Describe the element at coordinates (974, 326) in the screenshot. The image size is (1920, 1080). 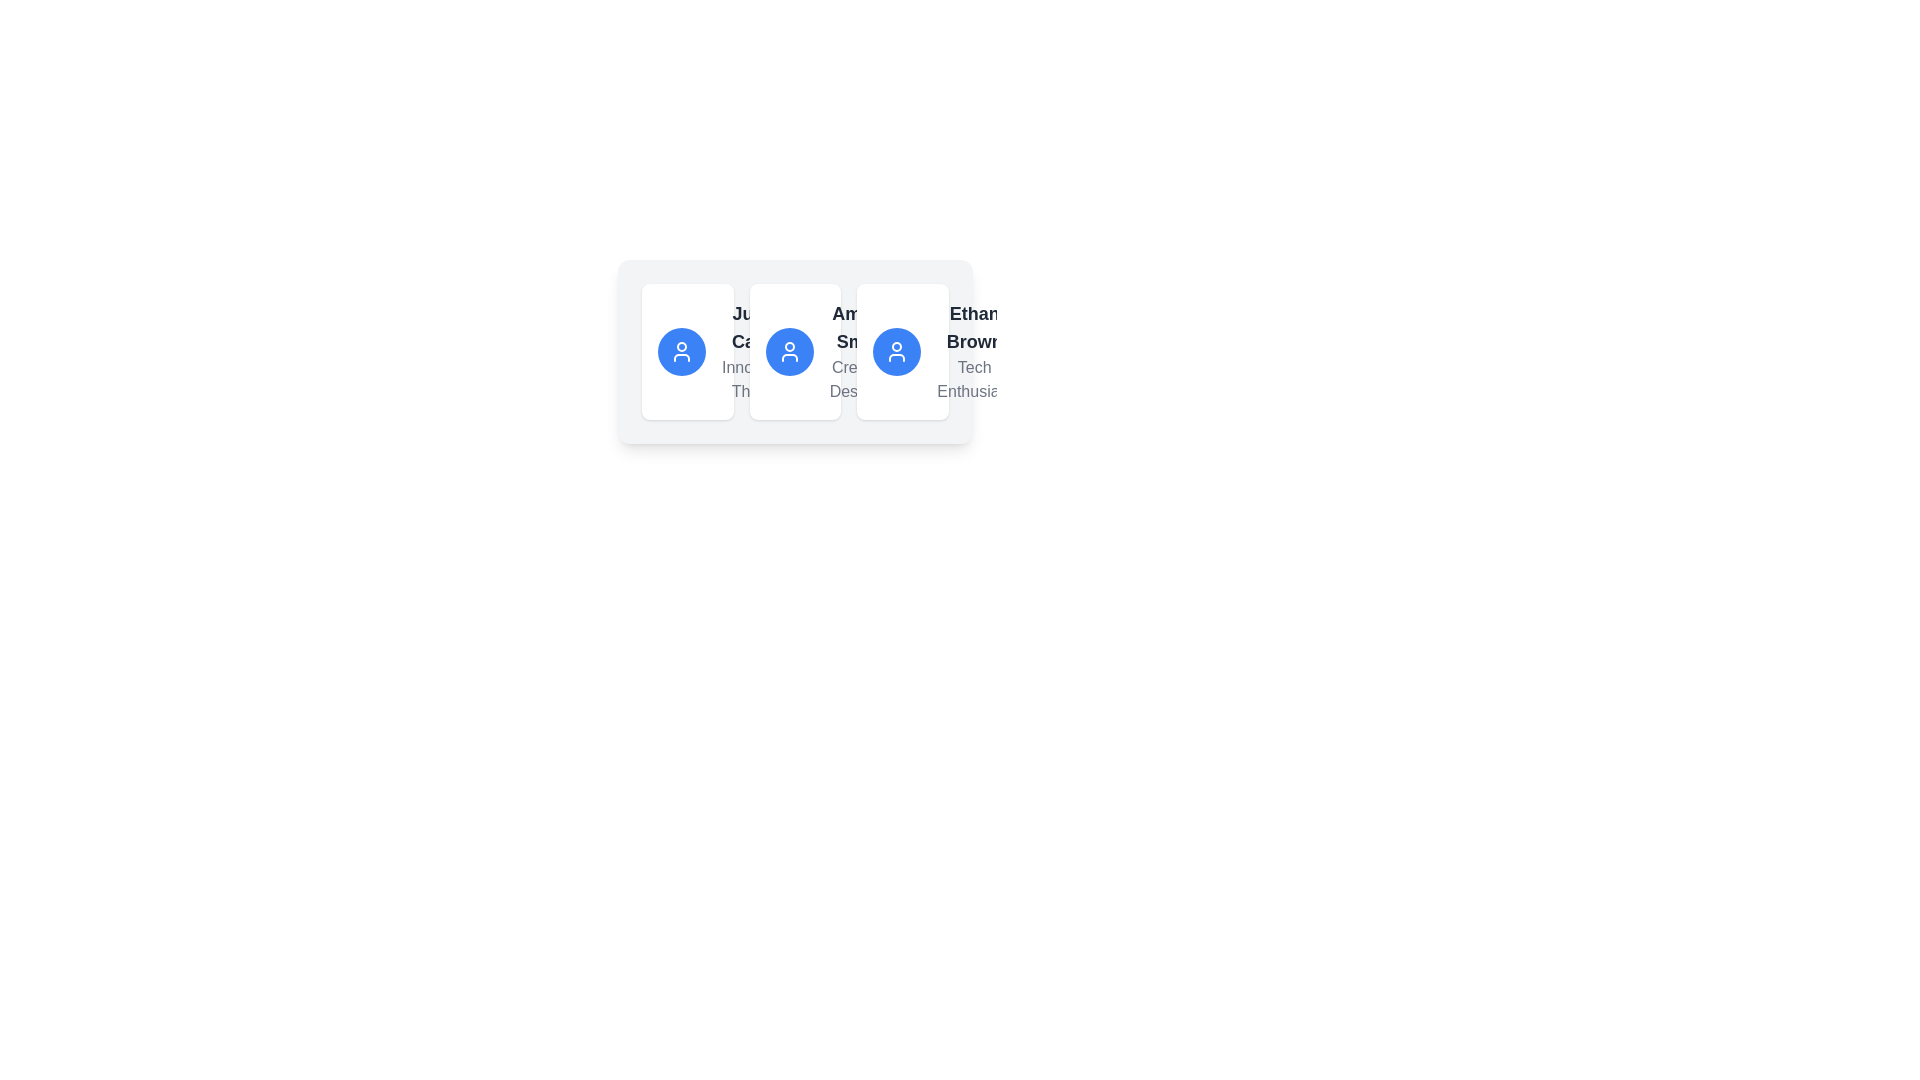
I see `the text label displaying 'Ethan Brown', which is bold and dark gray, and is positioned above 'Tech Enthusiast'` at that location.